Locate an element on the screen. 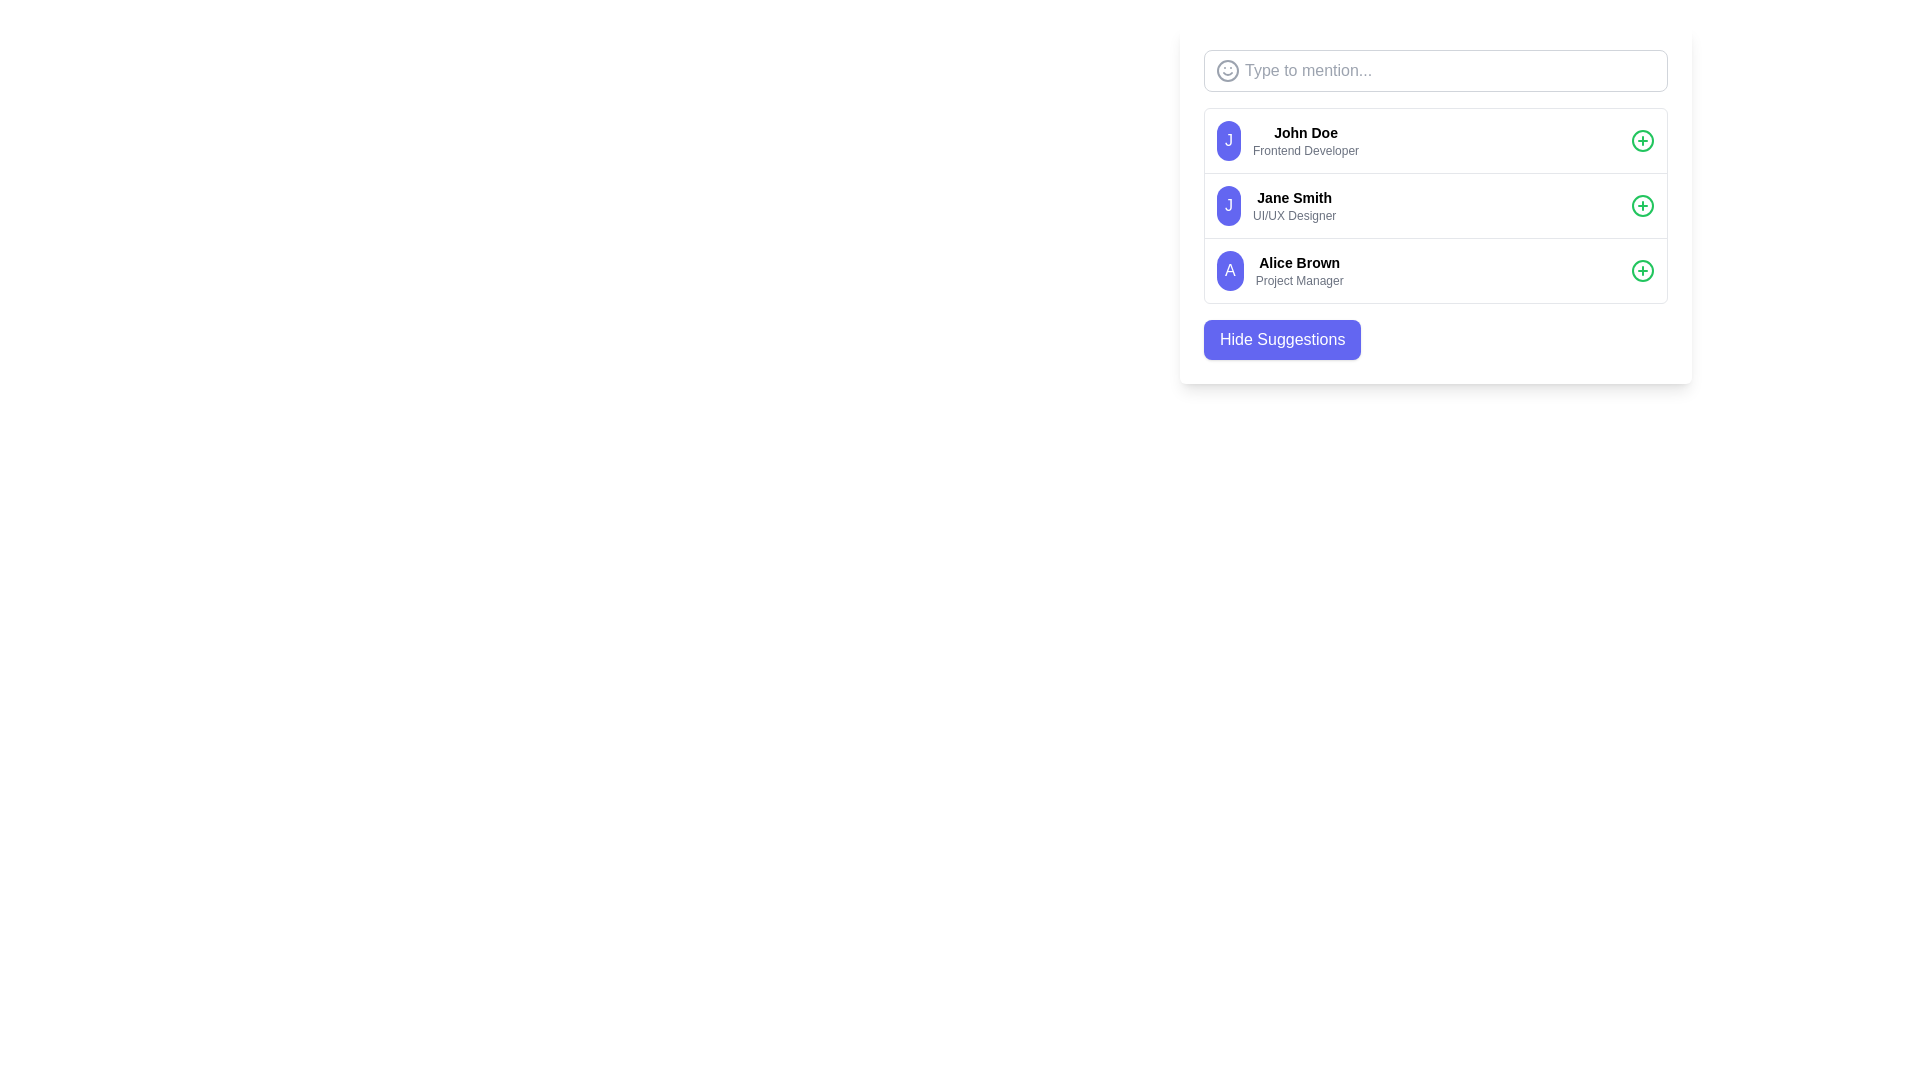 The width and height of the screenshot is (1920, 1080). the text label displaying 'UI/UX Designer' located directly below 'Jane Smith' in the second list entry of suggestions is located at coordinates (1294, 216).